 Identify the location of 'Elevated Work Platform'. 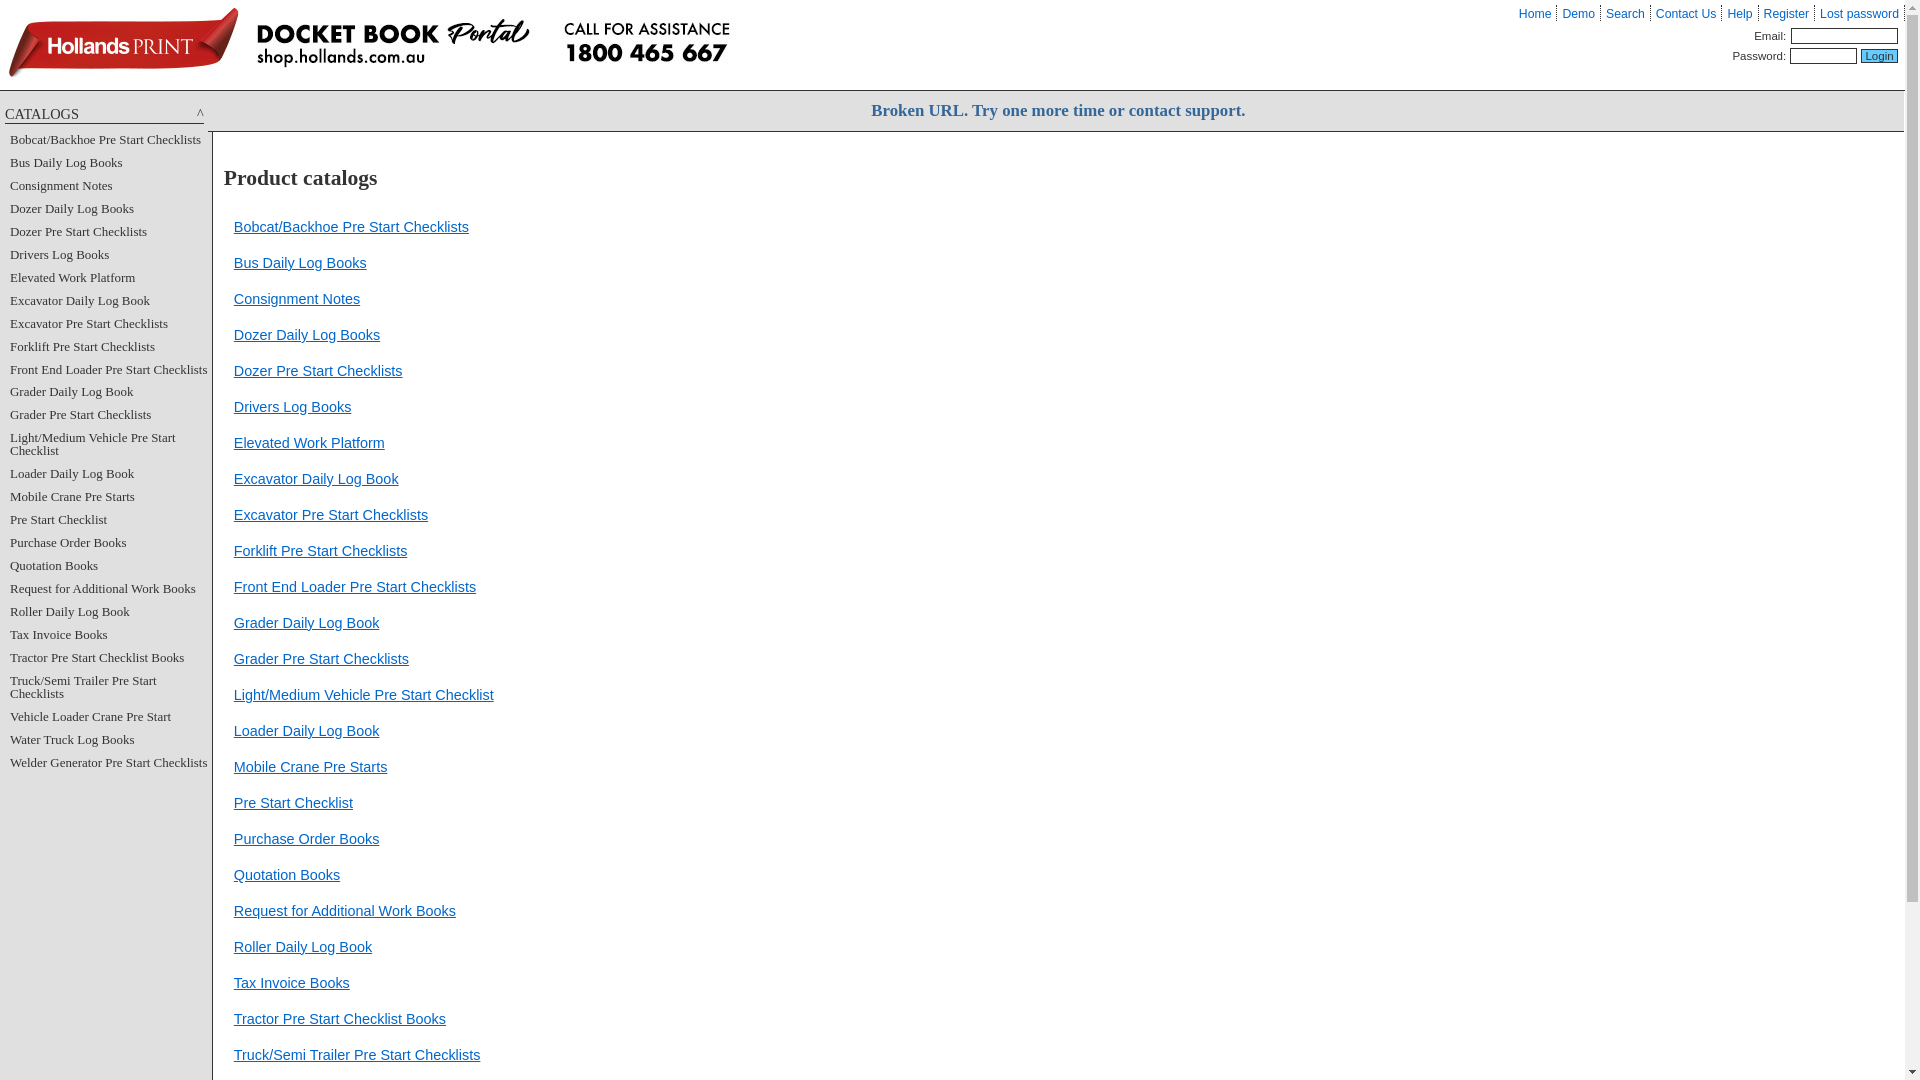
(72, 277).